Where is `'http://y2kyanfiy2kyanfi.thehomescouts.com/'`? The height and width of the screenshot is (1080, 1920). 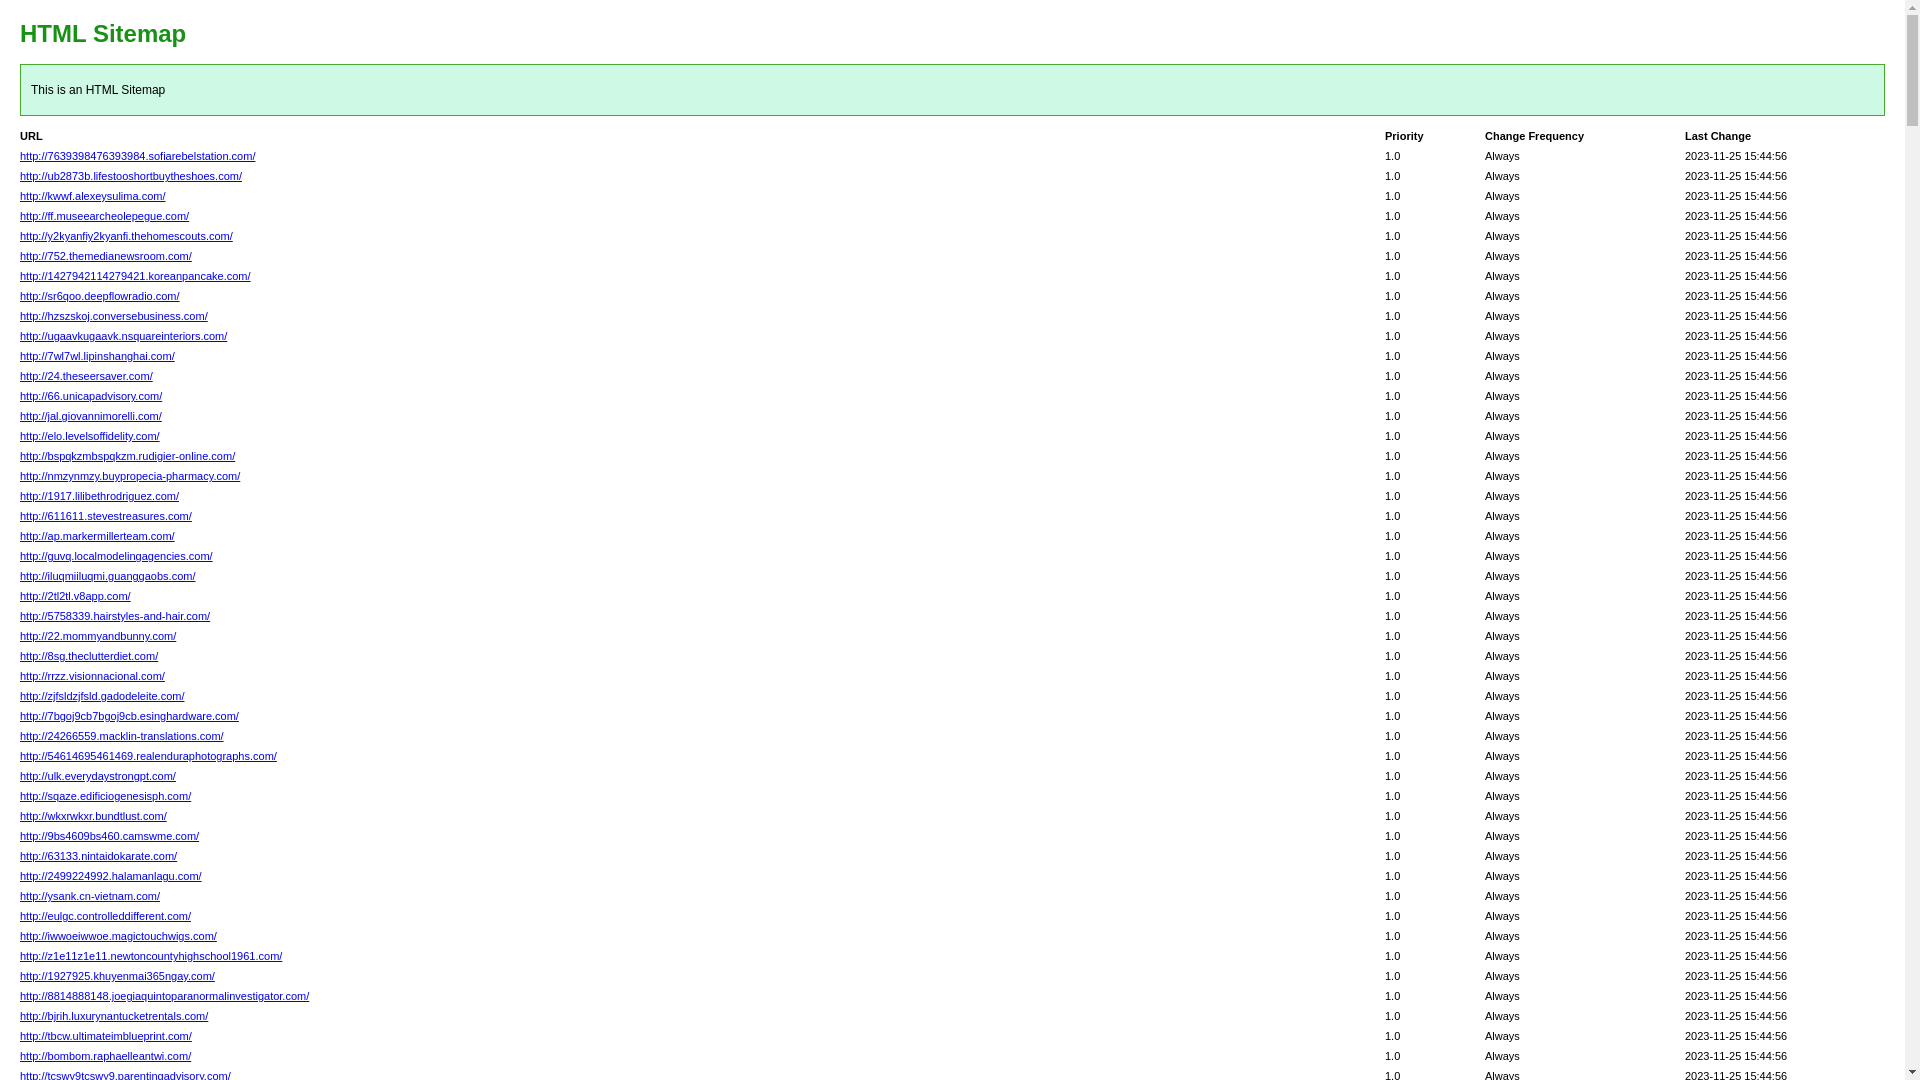 'http://y2kyanfiy2kyanfi.thehomescouts.com/' is located at coordinates (125, 234).